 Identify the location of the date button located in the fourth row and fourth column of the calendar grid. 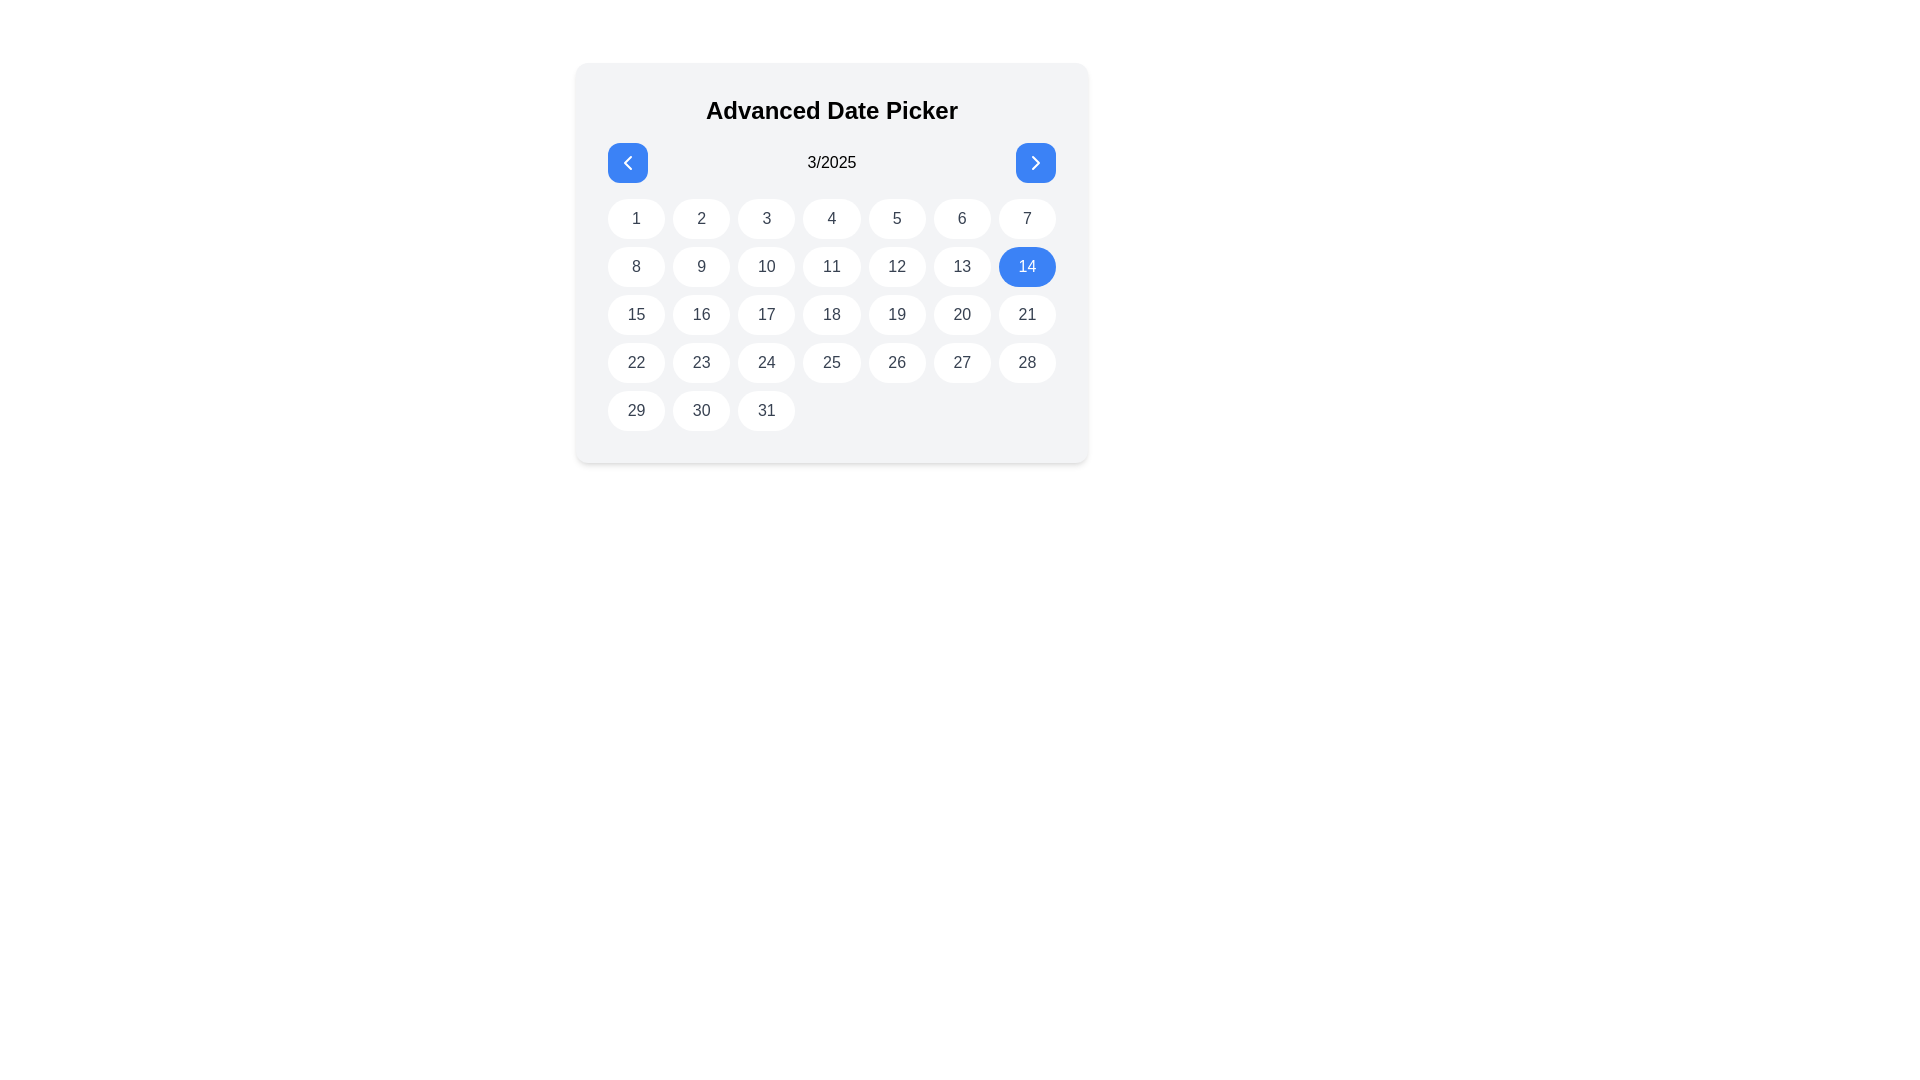
(831, 362).